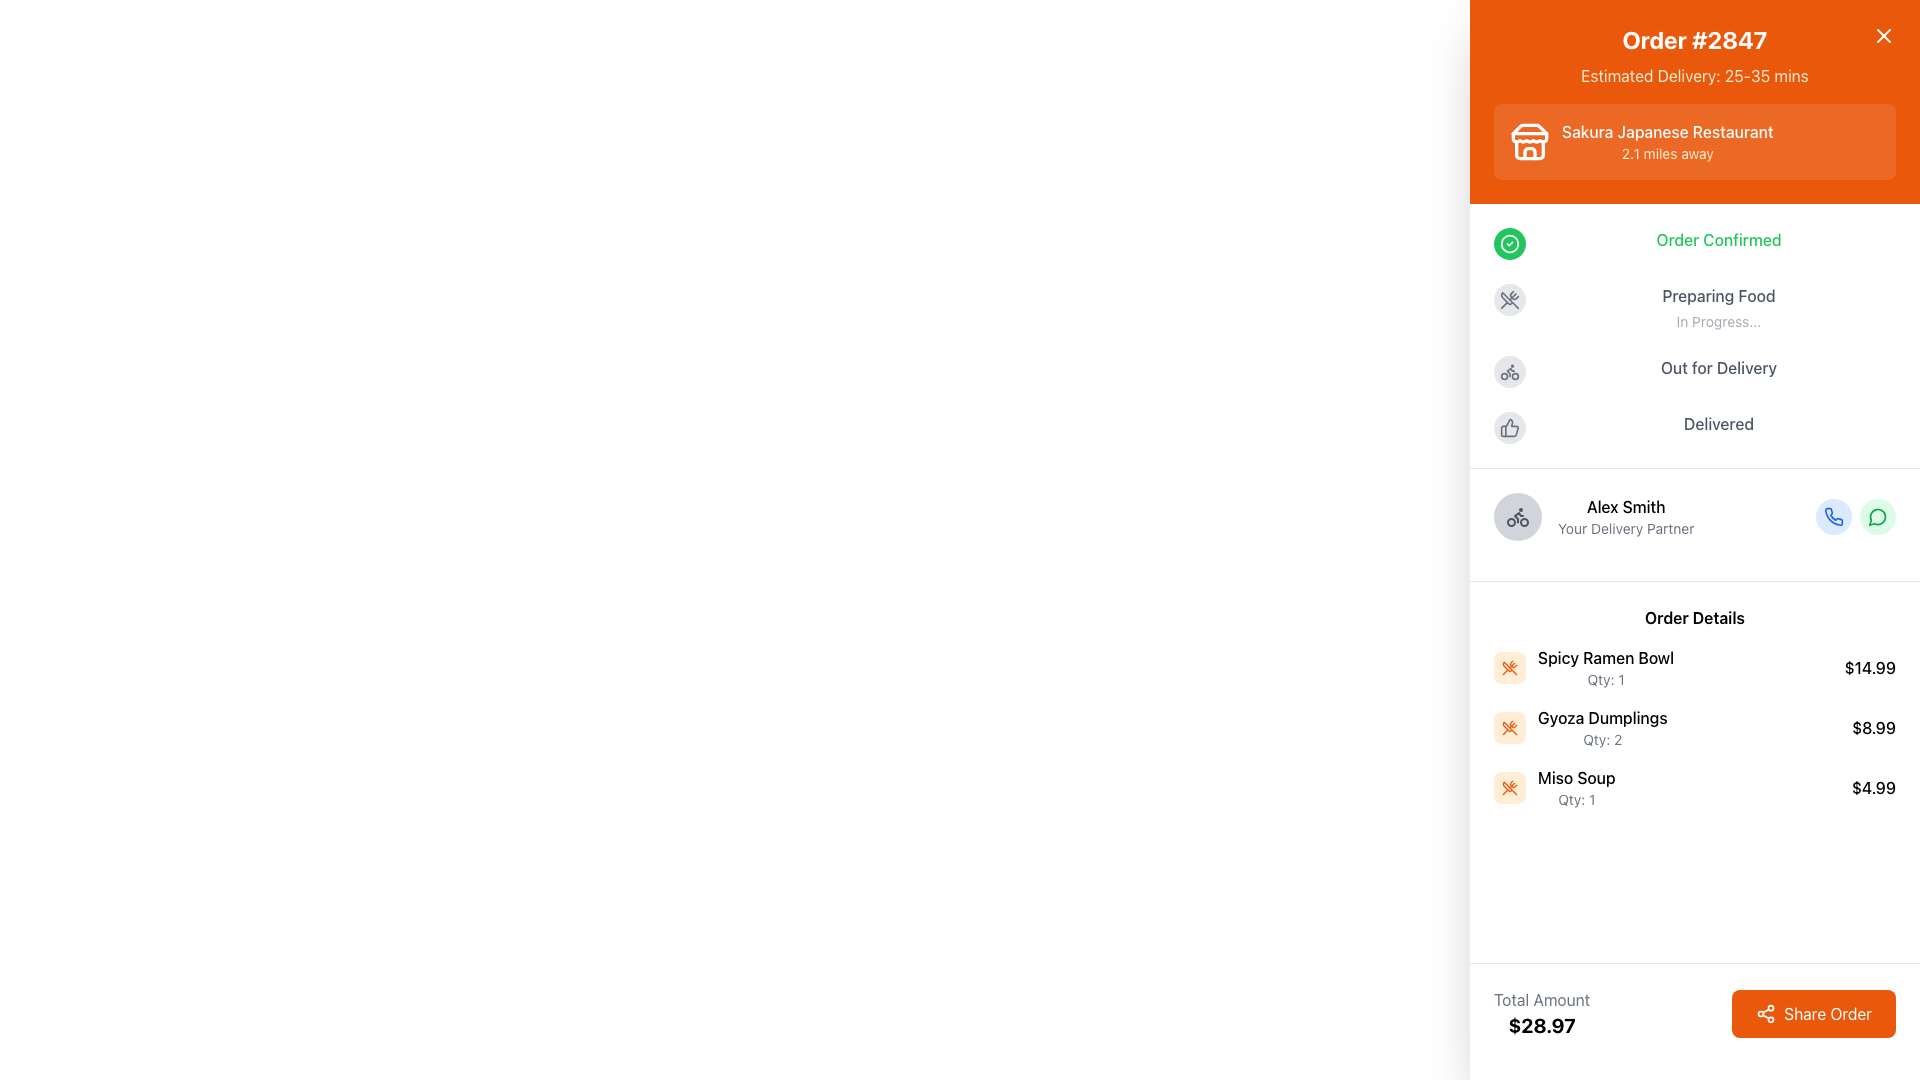 Image resolution: width=1920 pixels, height=1080 pixels. I want to click on the orange icon representing crossed utensils, which is the first icon in the 'Order Details' list, located to the left of the text 'Spicy Ramen Bowl', so click(1510, 728).